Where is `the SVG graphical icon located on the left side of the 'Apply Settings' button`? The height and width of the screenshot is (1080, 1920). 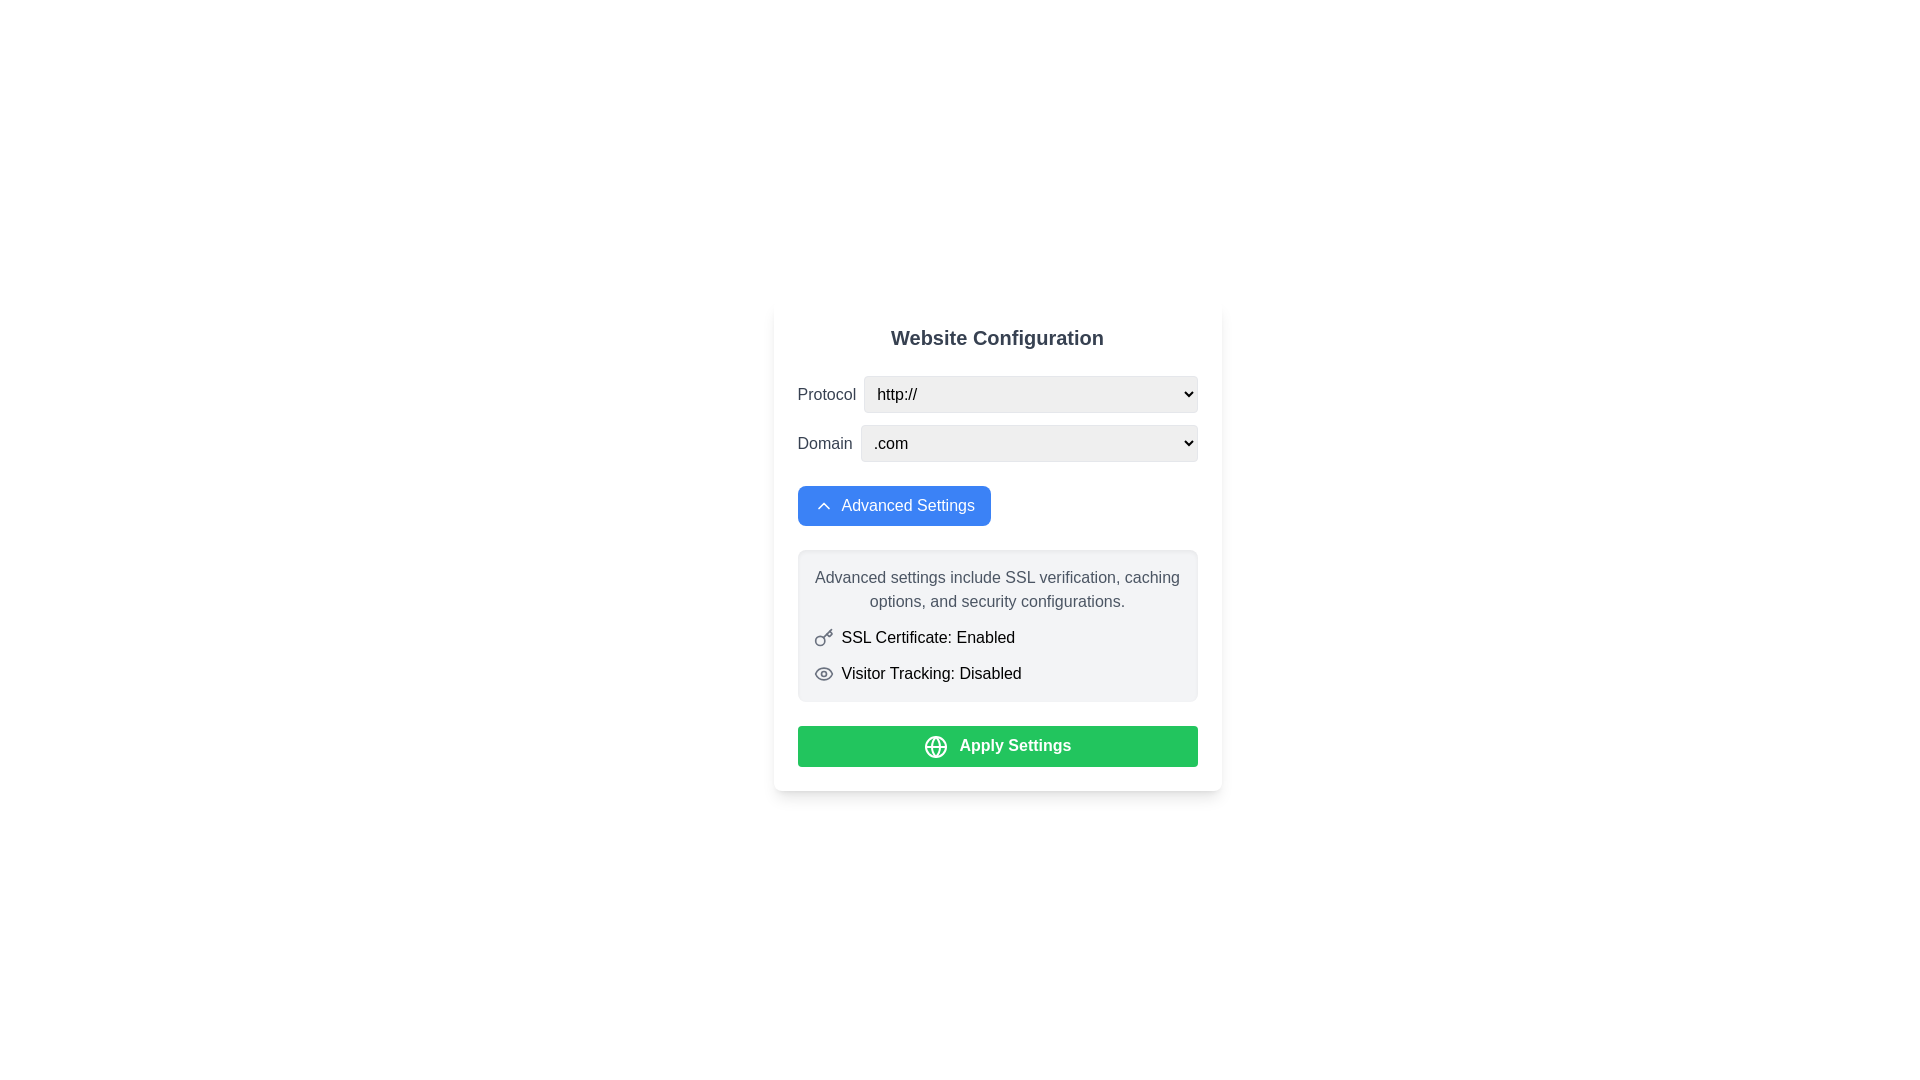 the SVG graphical icon located on the left side of the 'Apply Settings' button is located at coordinates (934, 746).